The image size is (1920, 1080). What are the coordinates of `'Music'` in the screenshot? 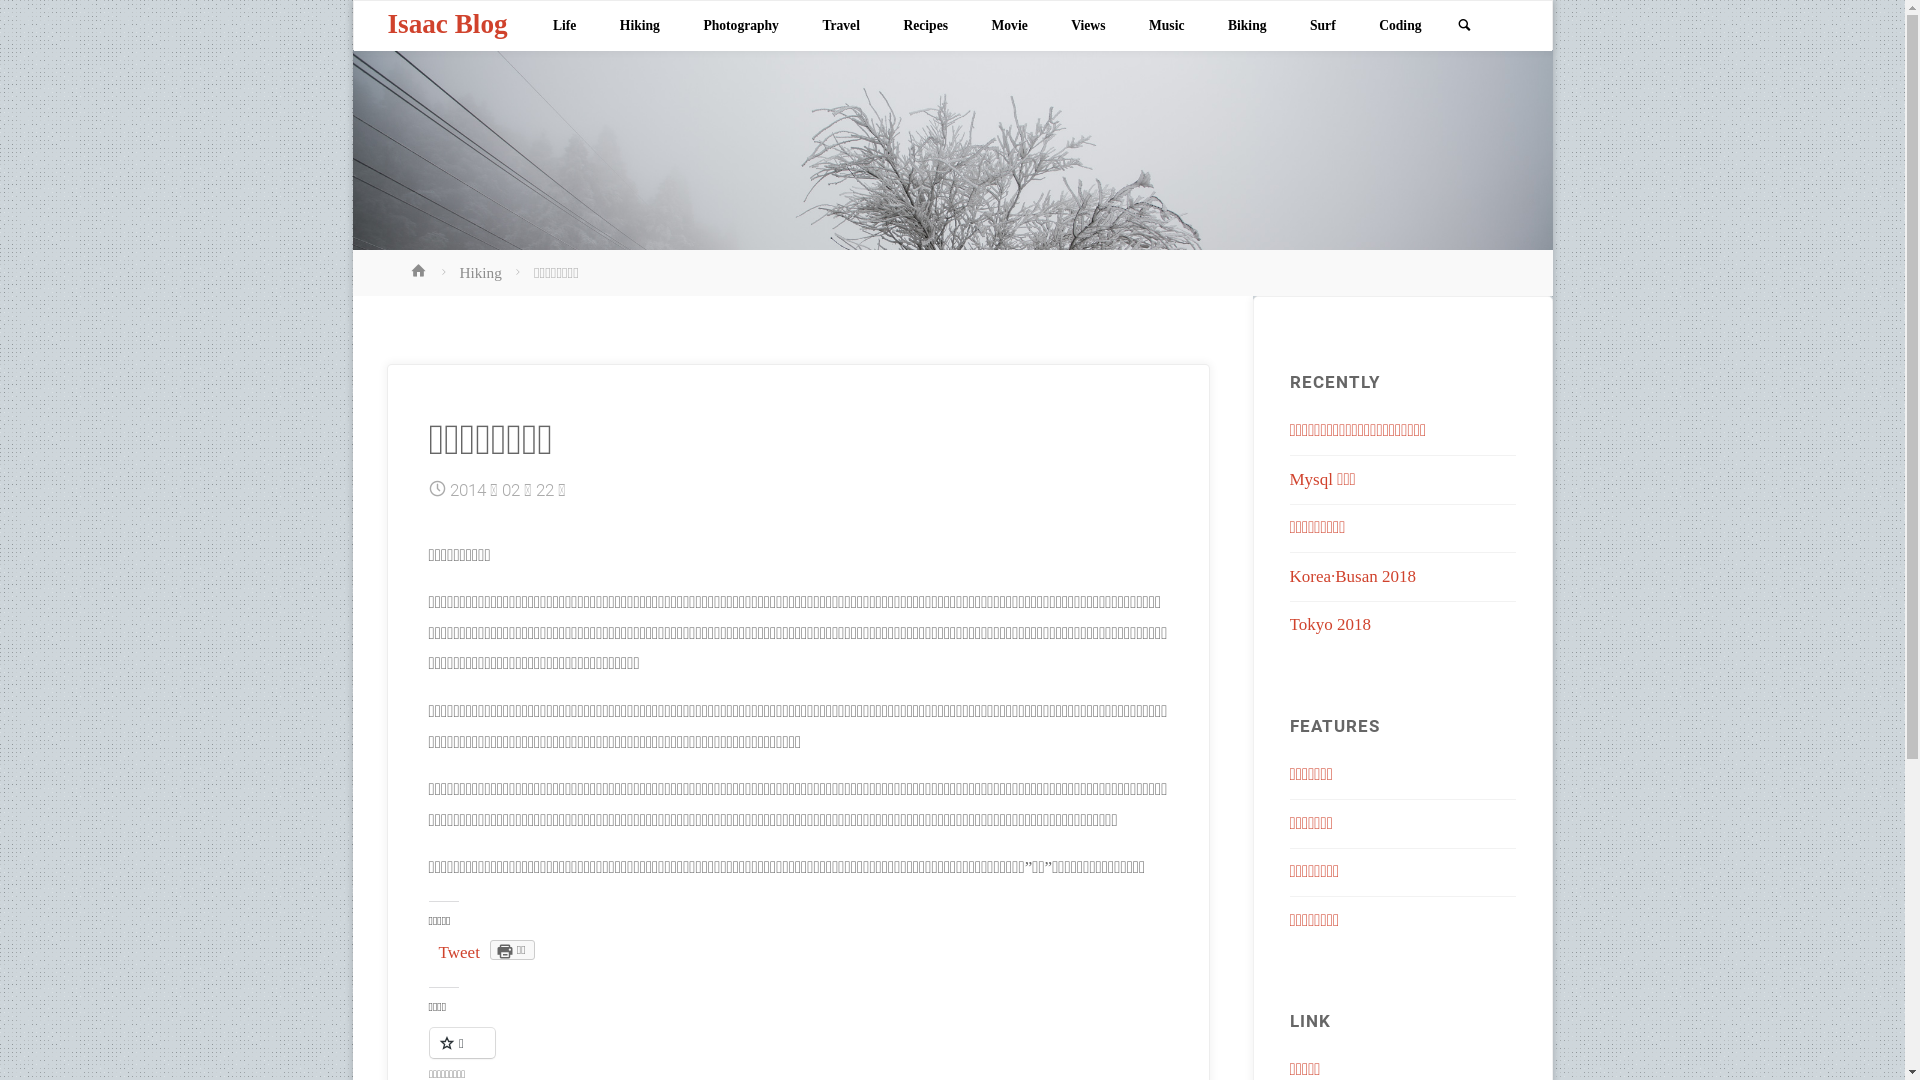 It's located at (1166, 26).